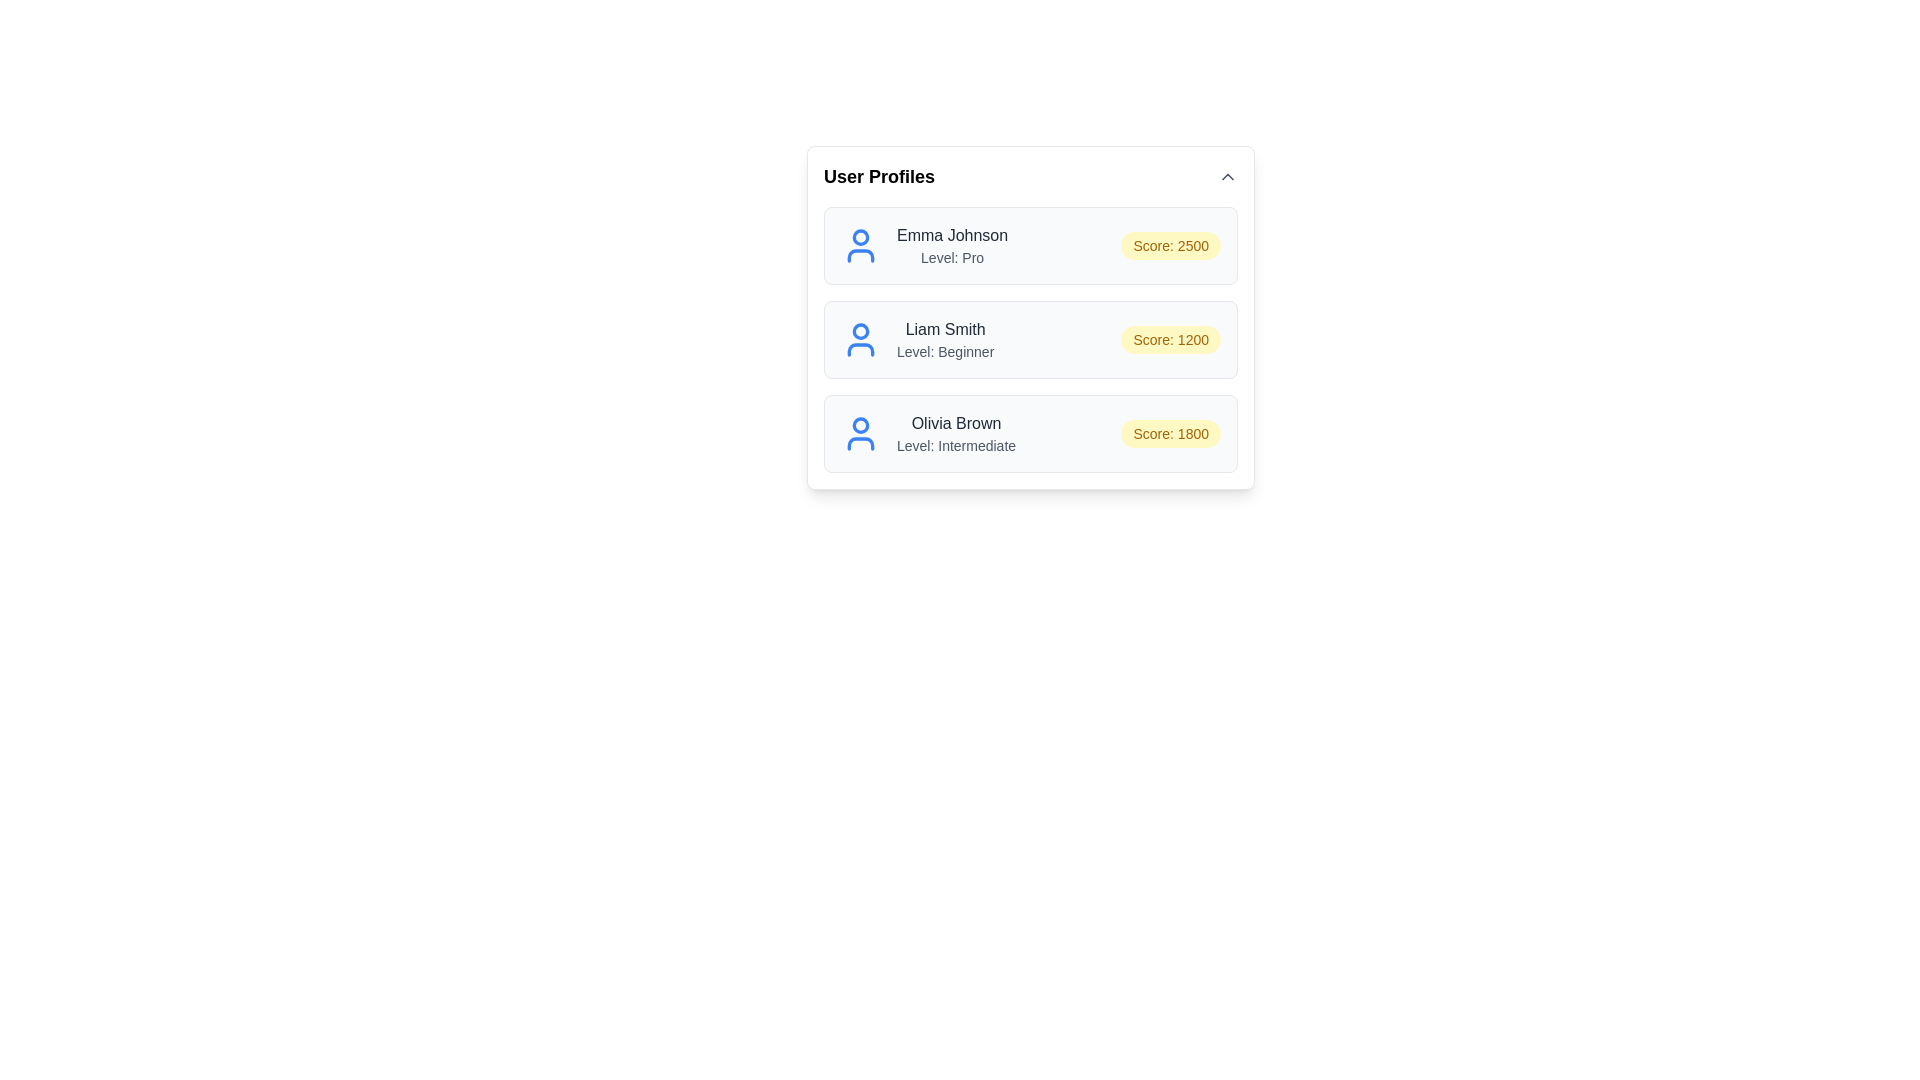  Describe the element at coordinates (860, 254) in the screenshot. I see `the lower section of the user avatar icon representing Emma Johnson's torso, which is styled in solid blue and positioned below the head circle` at that location.